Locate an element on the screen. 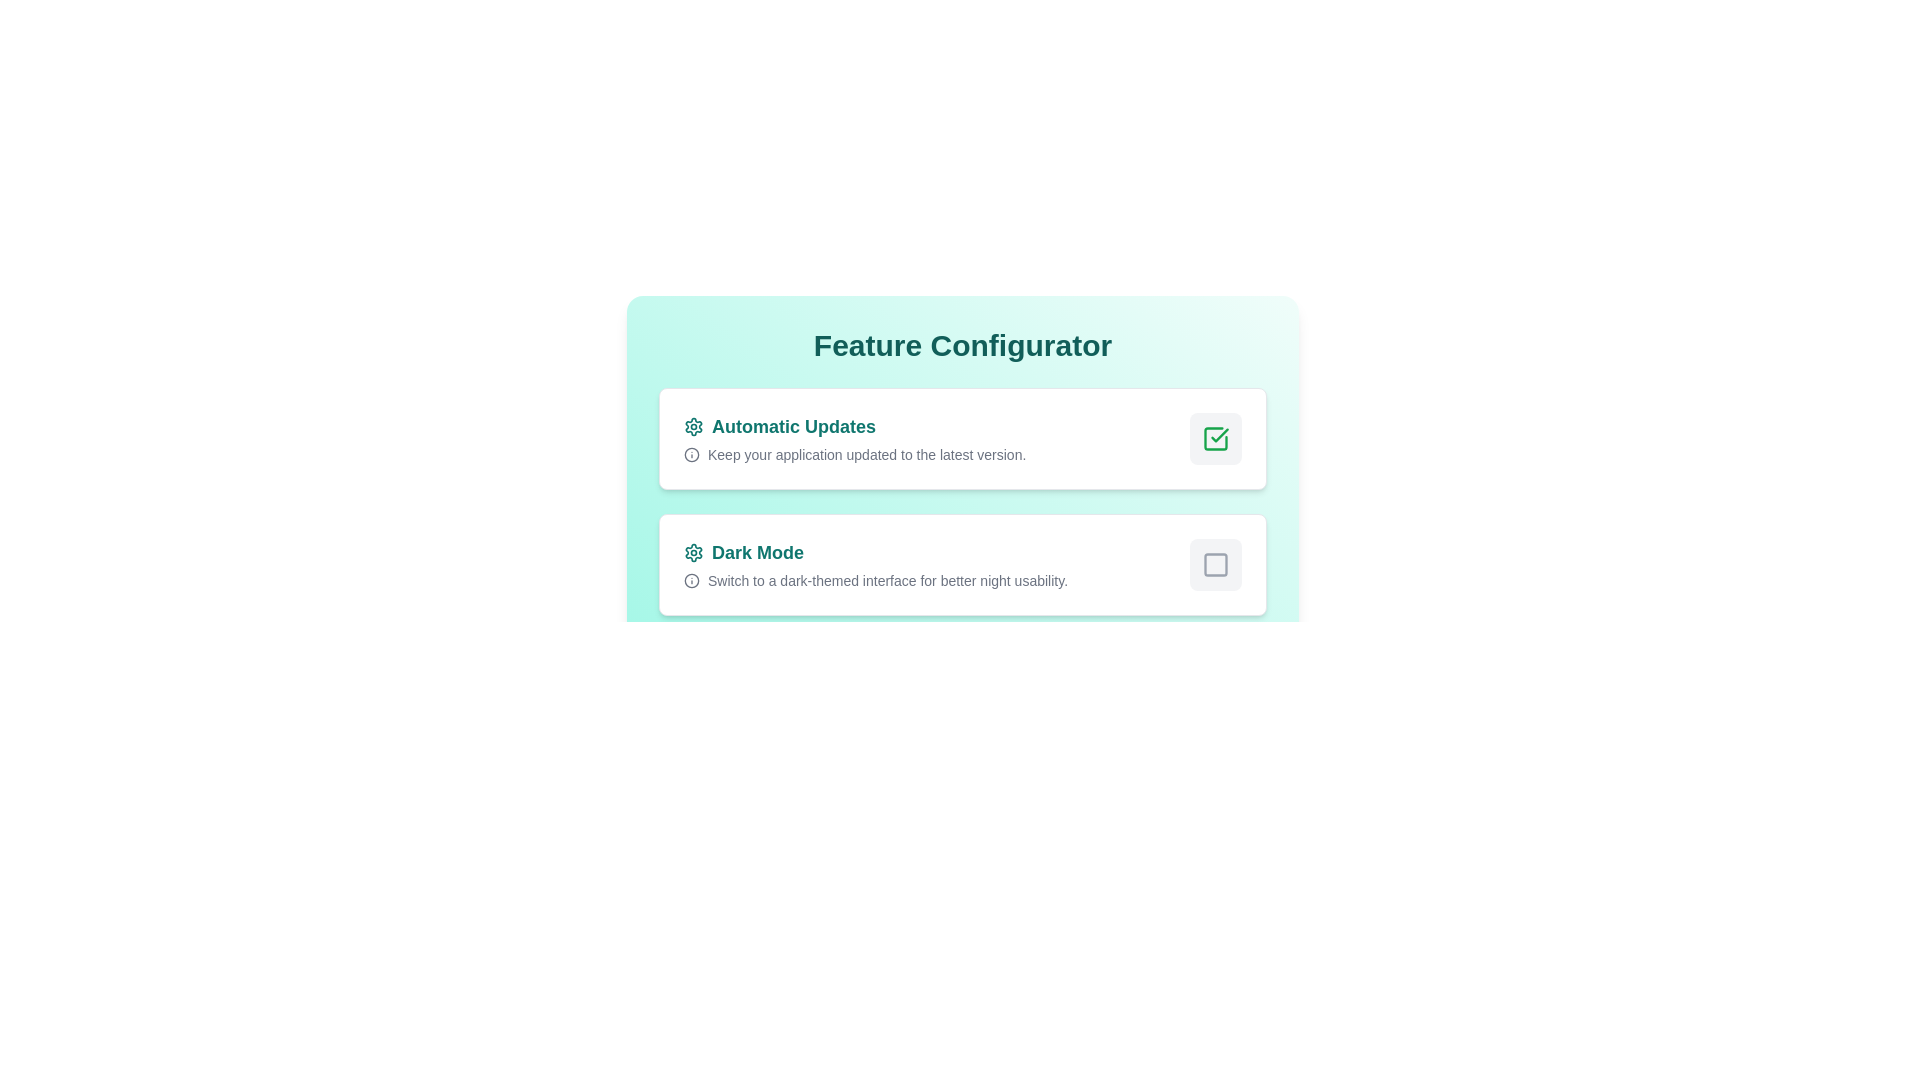 This screenshot has width=1920, height=1080. the active checkbox with a green outline indicating selection status for 'Automatic Updates' is located at coordinates (1214, 438).